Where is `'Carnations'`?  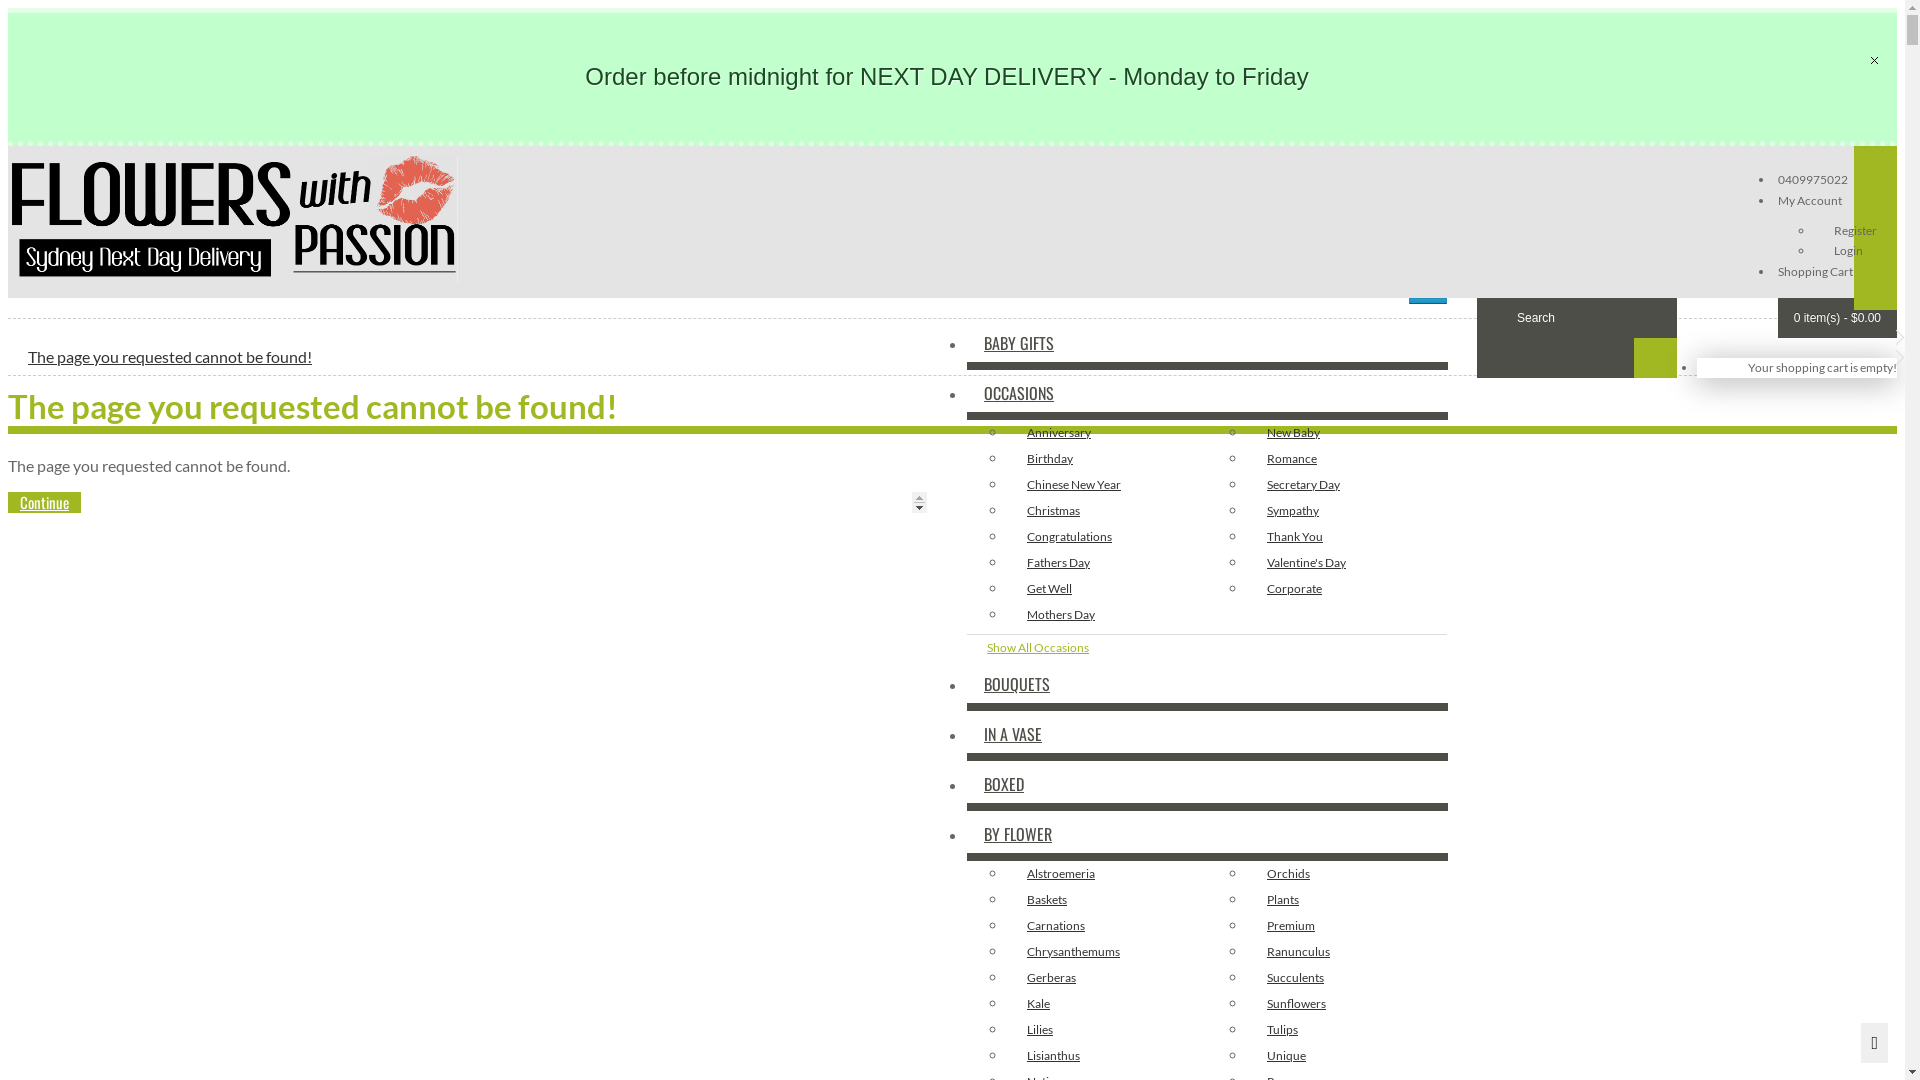 'Carnations' is located at coordinates (1106, 925).